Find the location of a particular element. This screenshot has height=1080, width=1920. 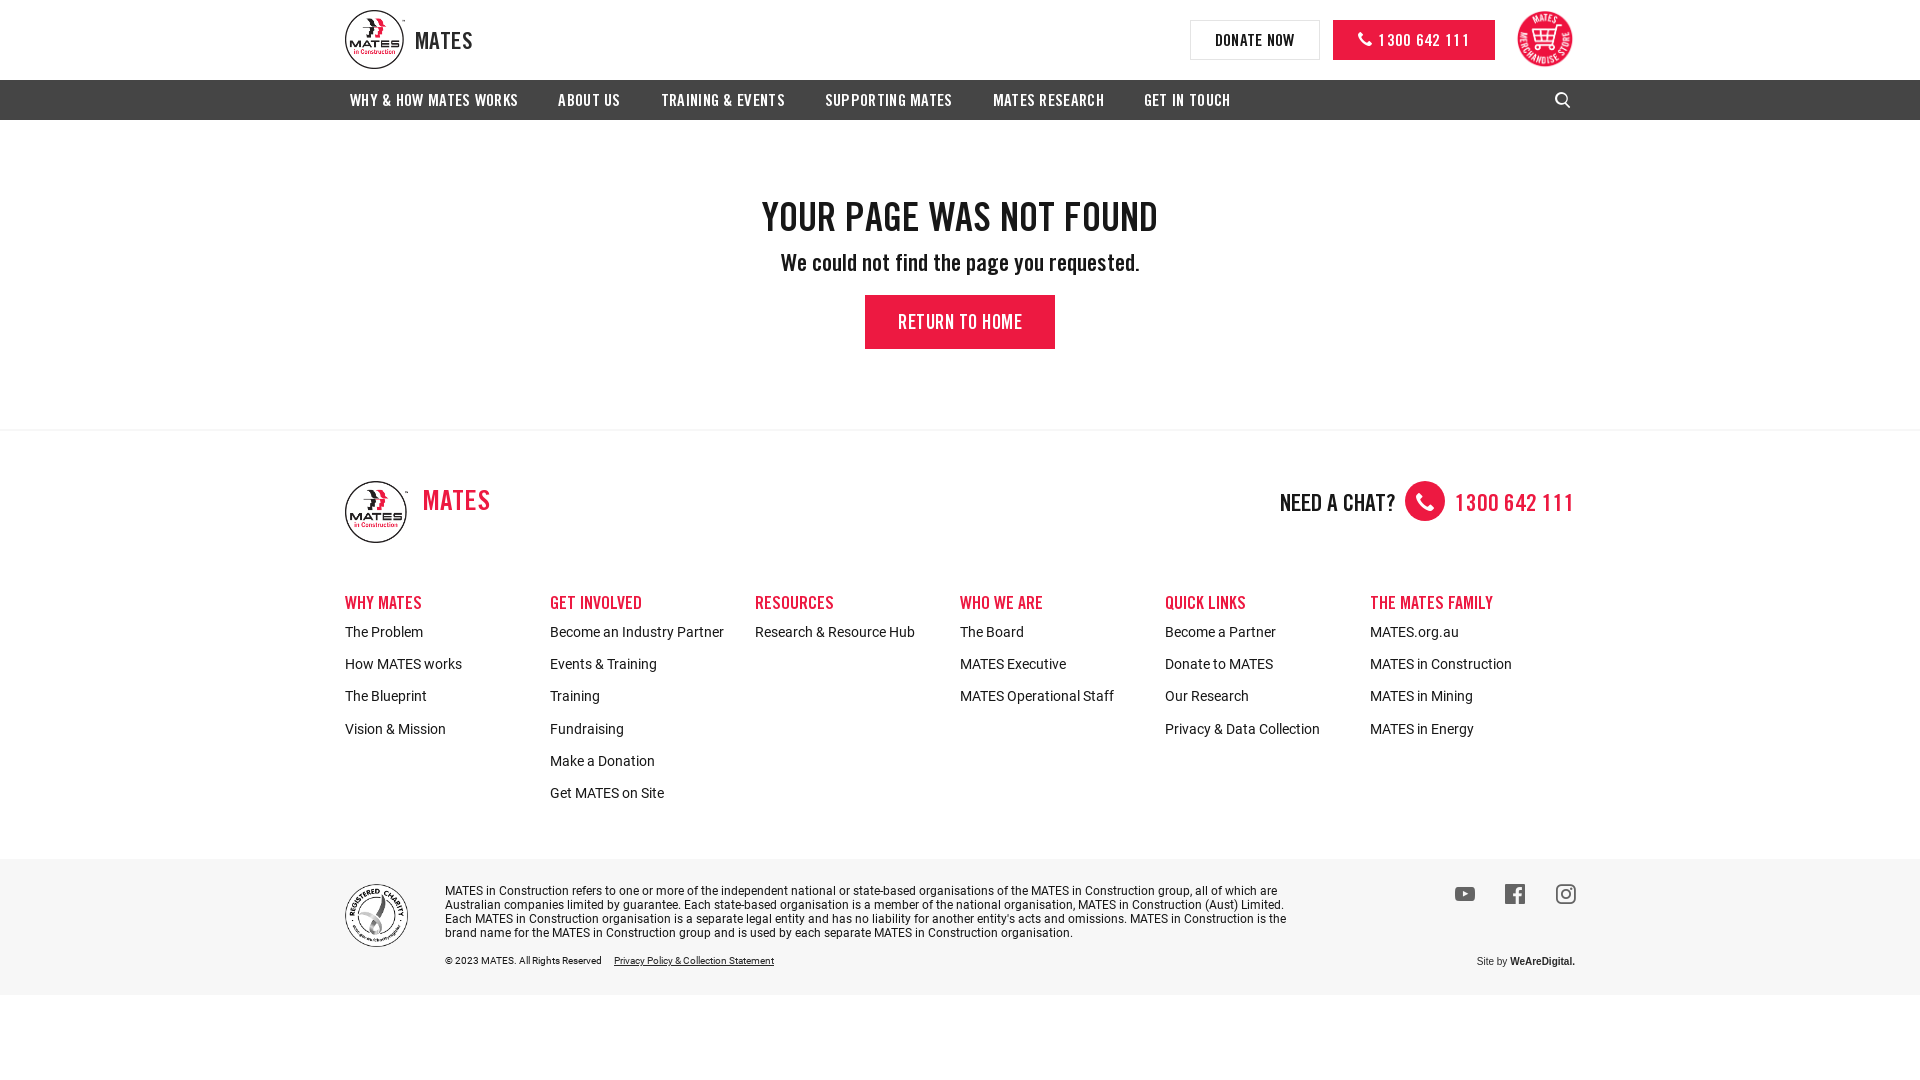

'WHY & HOW MATES WORKS' is located at coordinates (345, 101).